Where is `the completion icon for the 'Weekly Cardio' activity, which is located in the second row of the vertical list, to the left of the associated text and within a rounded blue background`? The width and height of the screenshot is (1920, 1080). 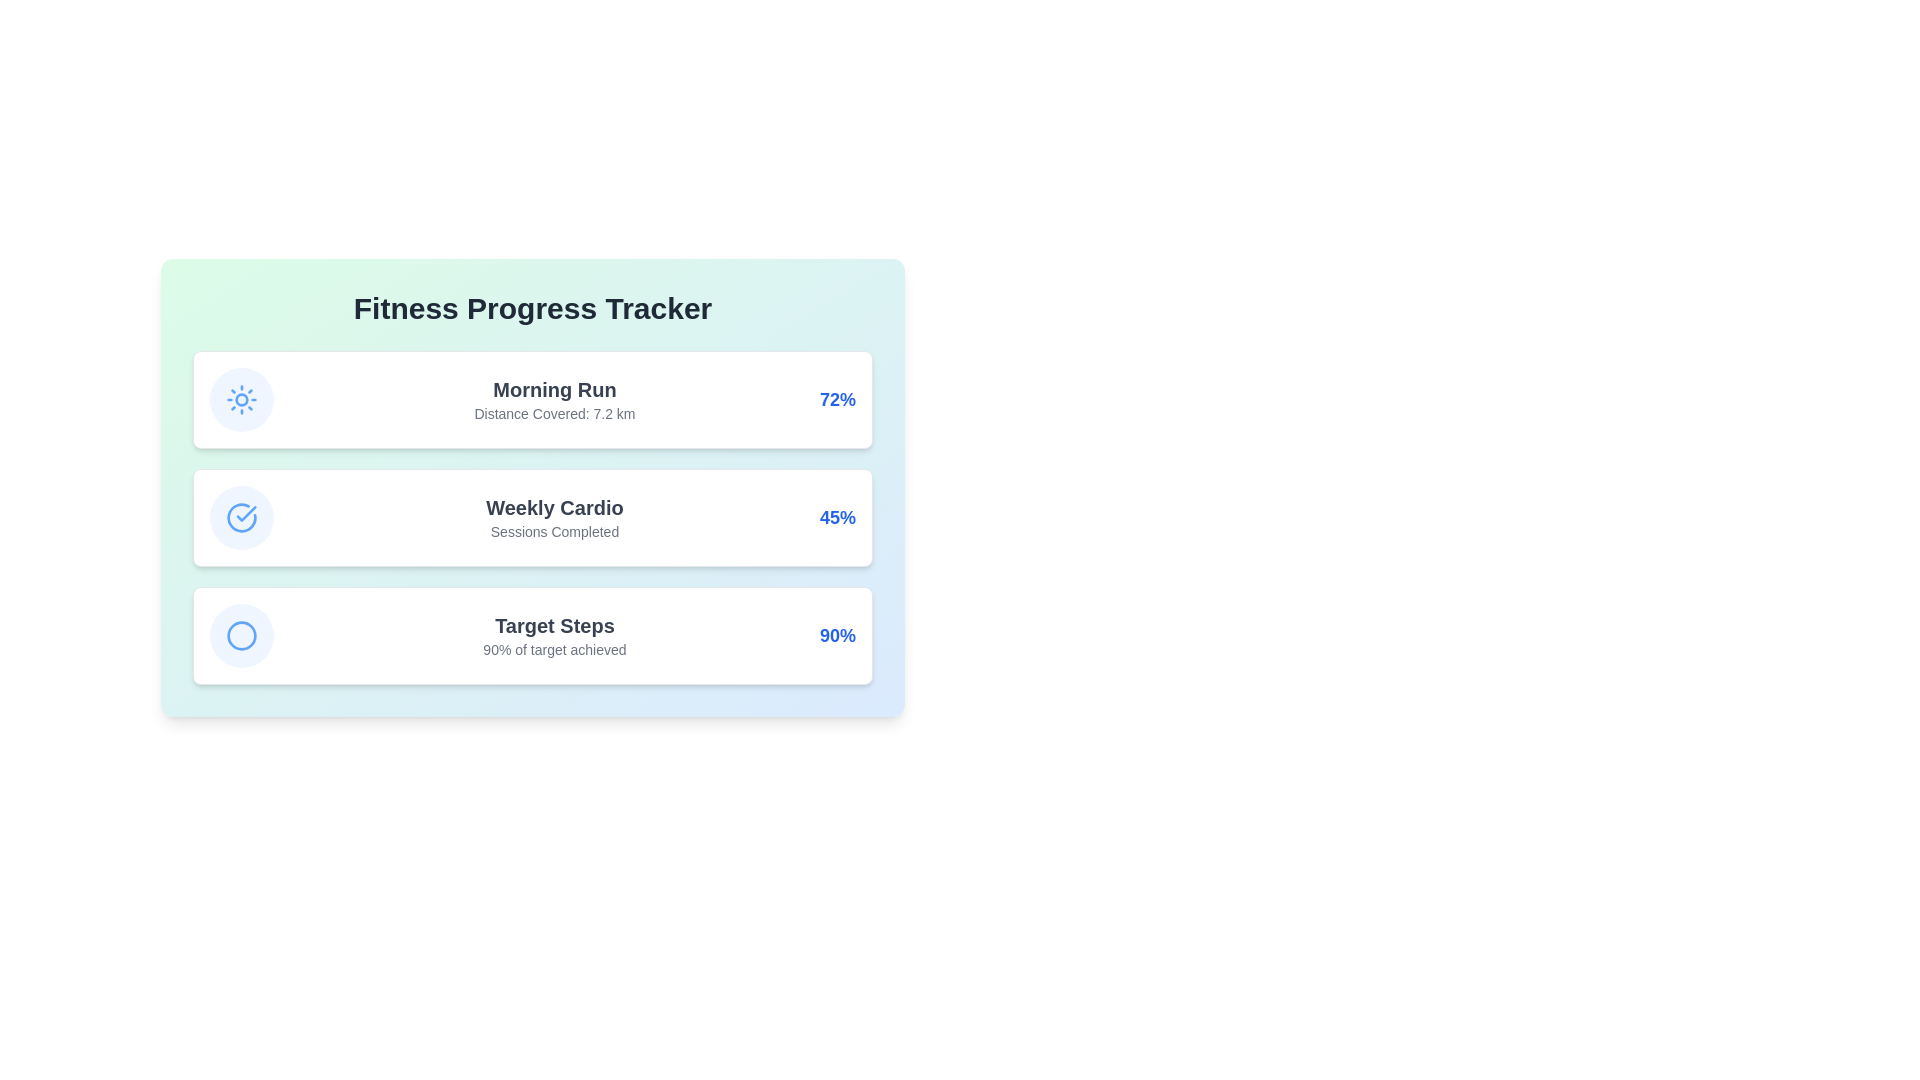 the completion icon for the 'Weekly Cardio' activity, which is located in the second row of the vertical list, to the left of the associated text and within a rounded blue background is located at coordinates (240, 516).